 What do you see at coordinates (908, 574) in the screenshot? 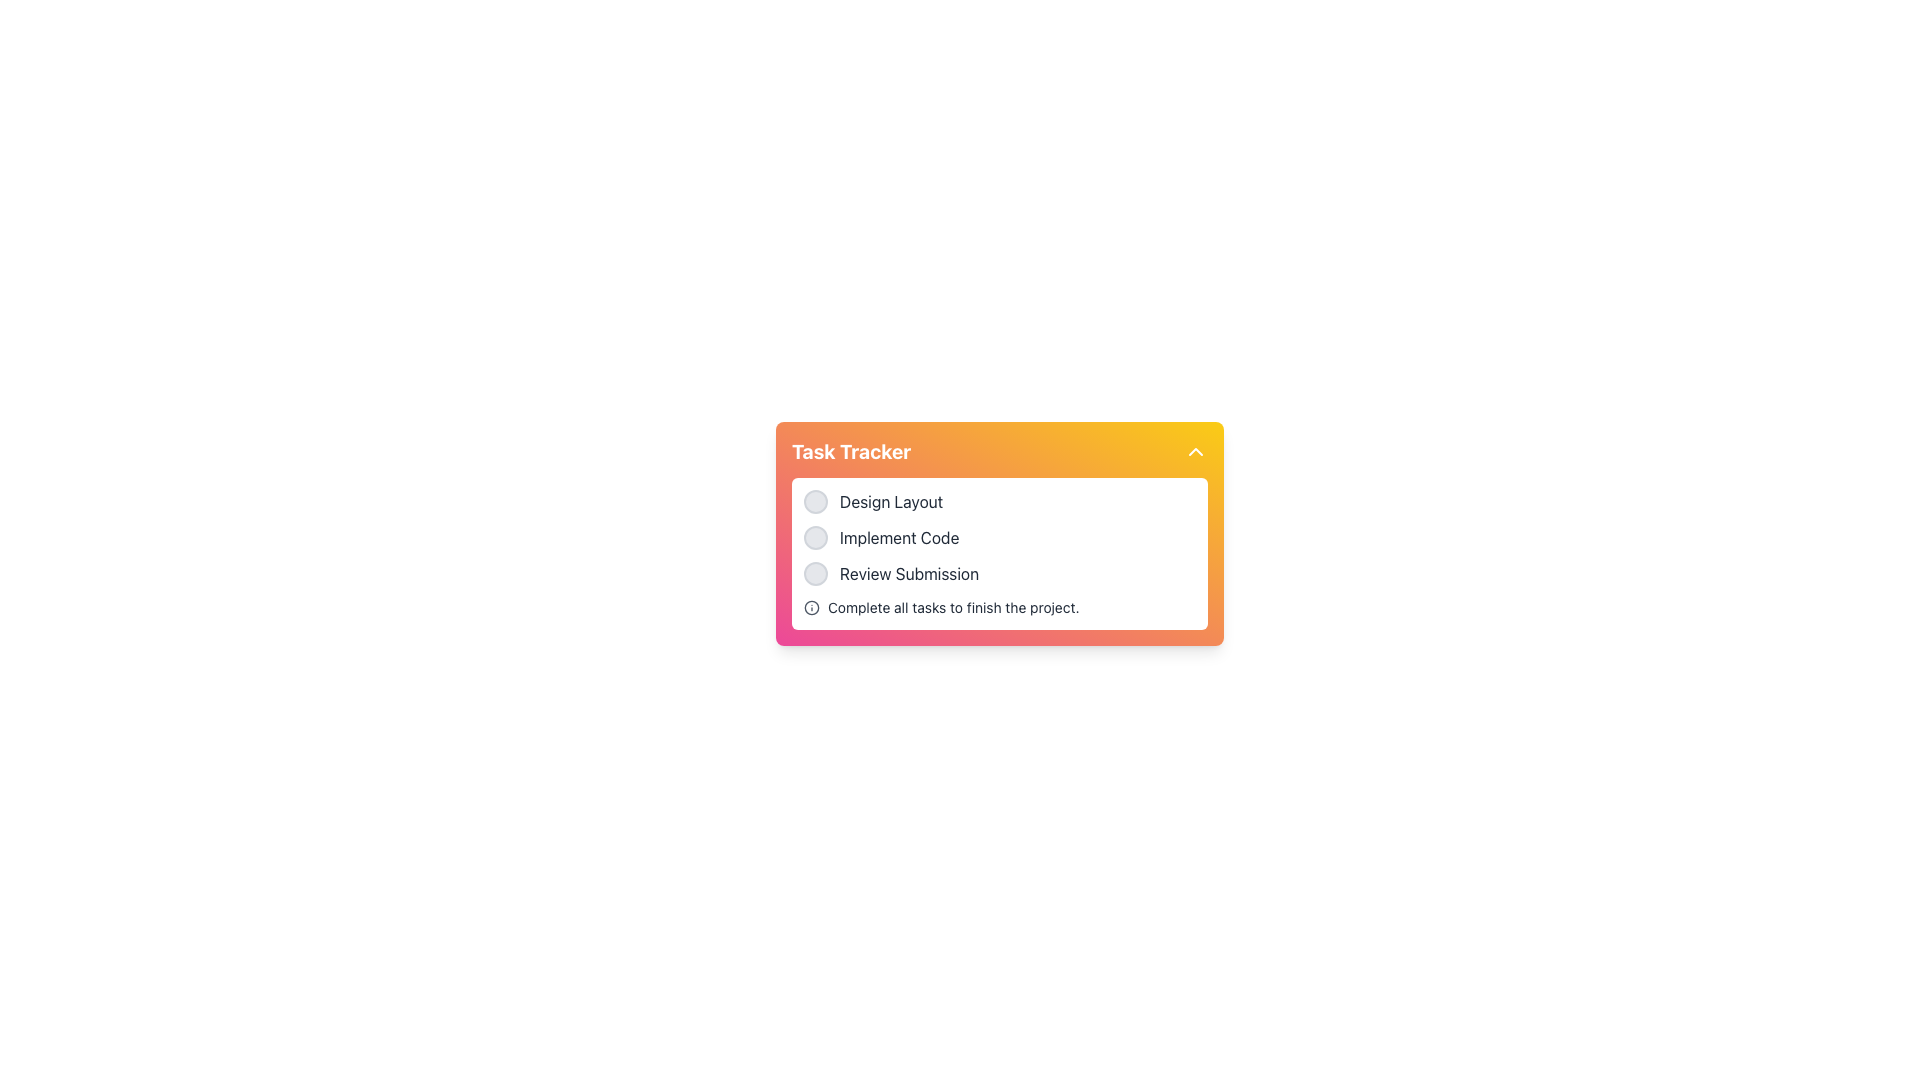
I see `the 'Review Submission' text label in the 'Task Tracker' interface to mark selection if interactivity is added later` at bounding box center [908, 574].